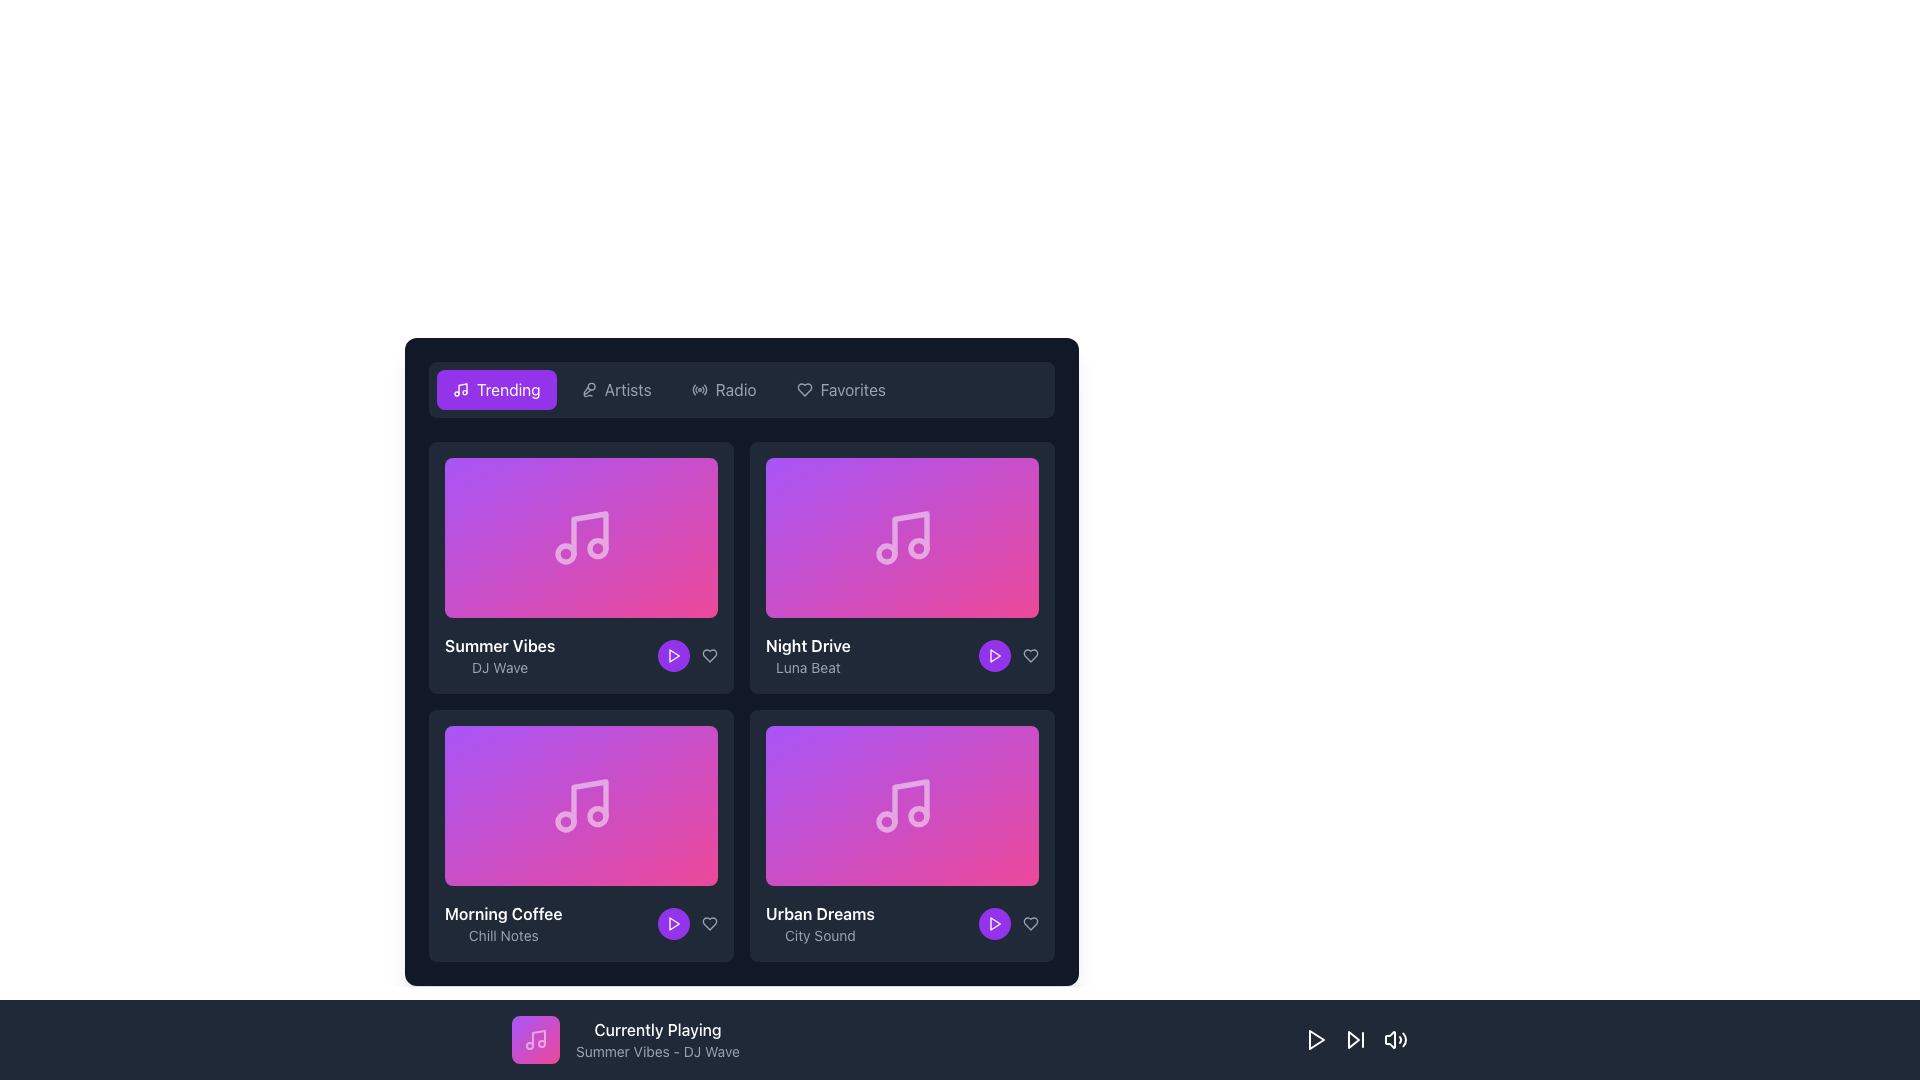 Image resolution: width=1920 pixels, height=1080 pixels. I want to click on the circular button with a purple background and a white play icon, located at the bottom-right corner of the 'Summer Vibes' card by 'DJ Wave', so click(673, 655).